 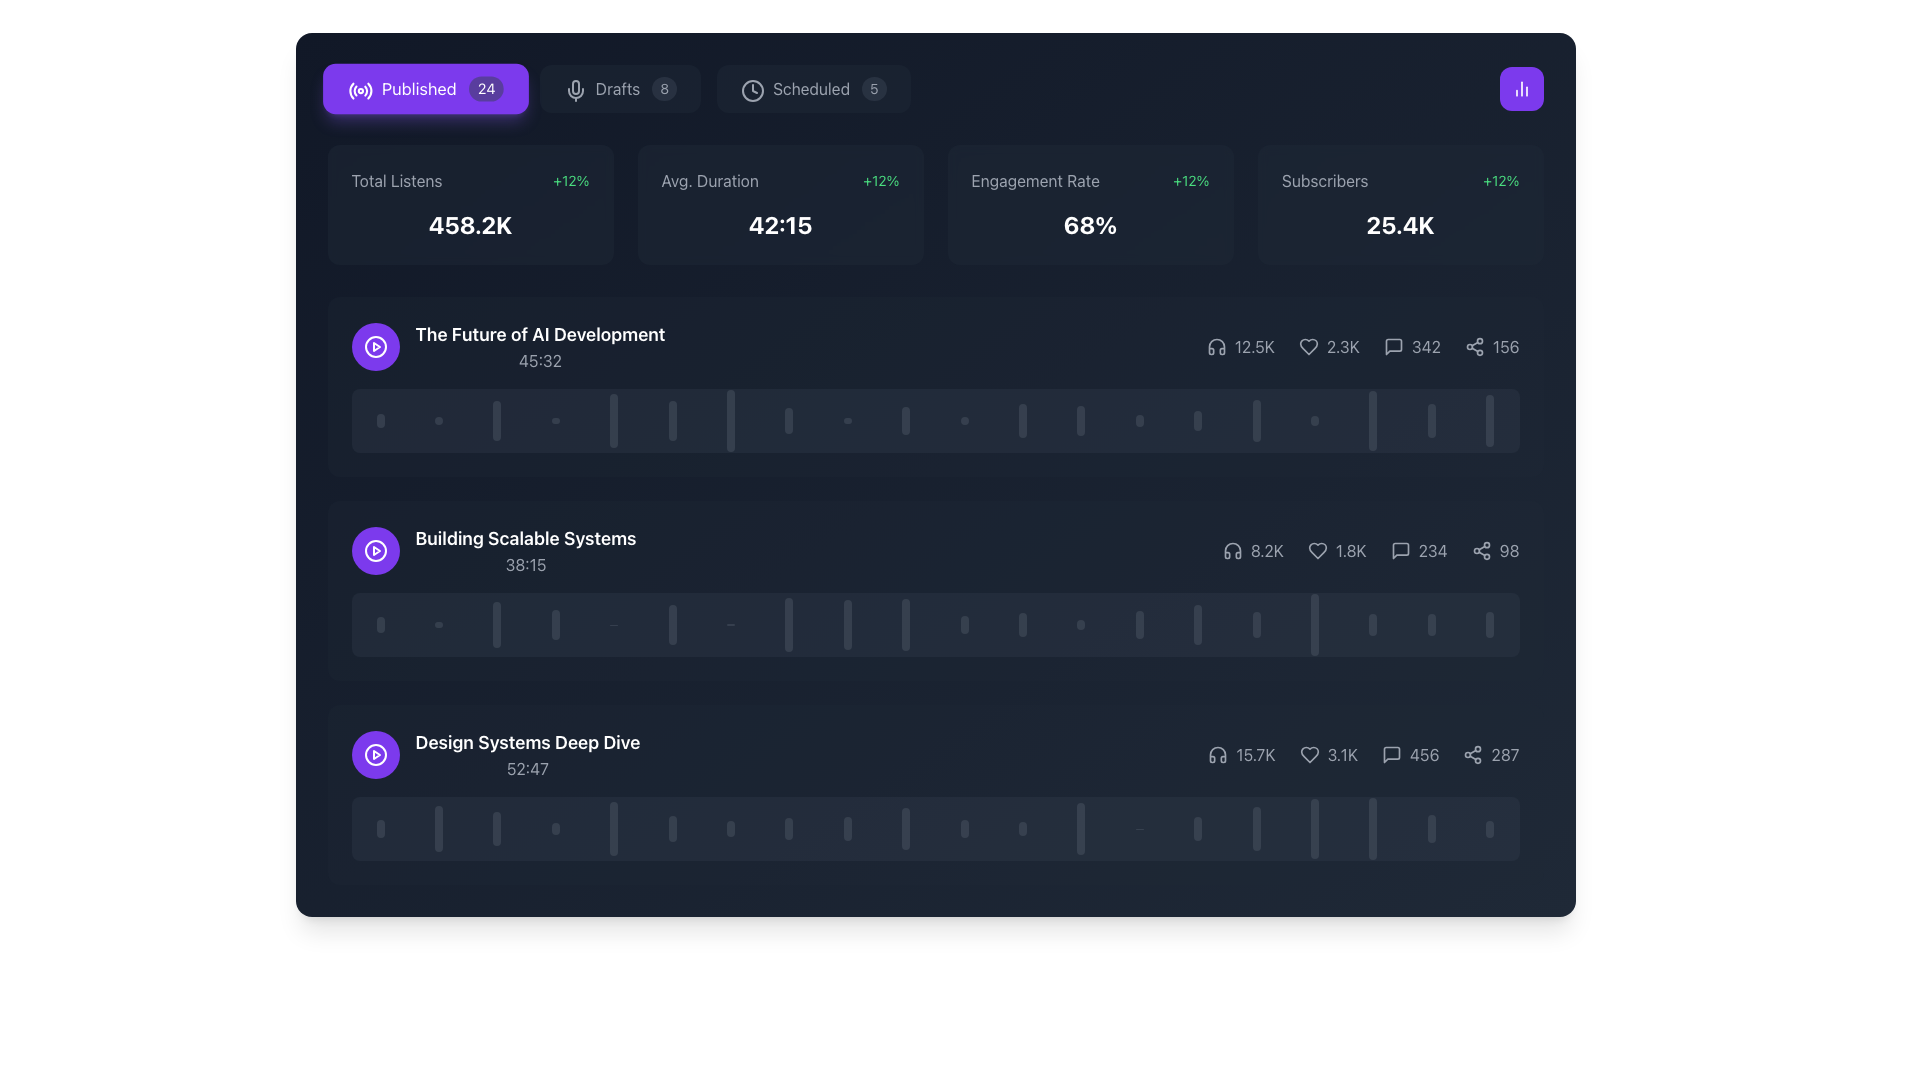 I want to click on value '8.2K' from the text label displaying '8.2K' in light gray color, positioned in the second row of the content list, aligned with a headphone icon on its left, so click(x=1266, y=551).